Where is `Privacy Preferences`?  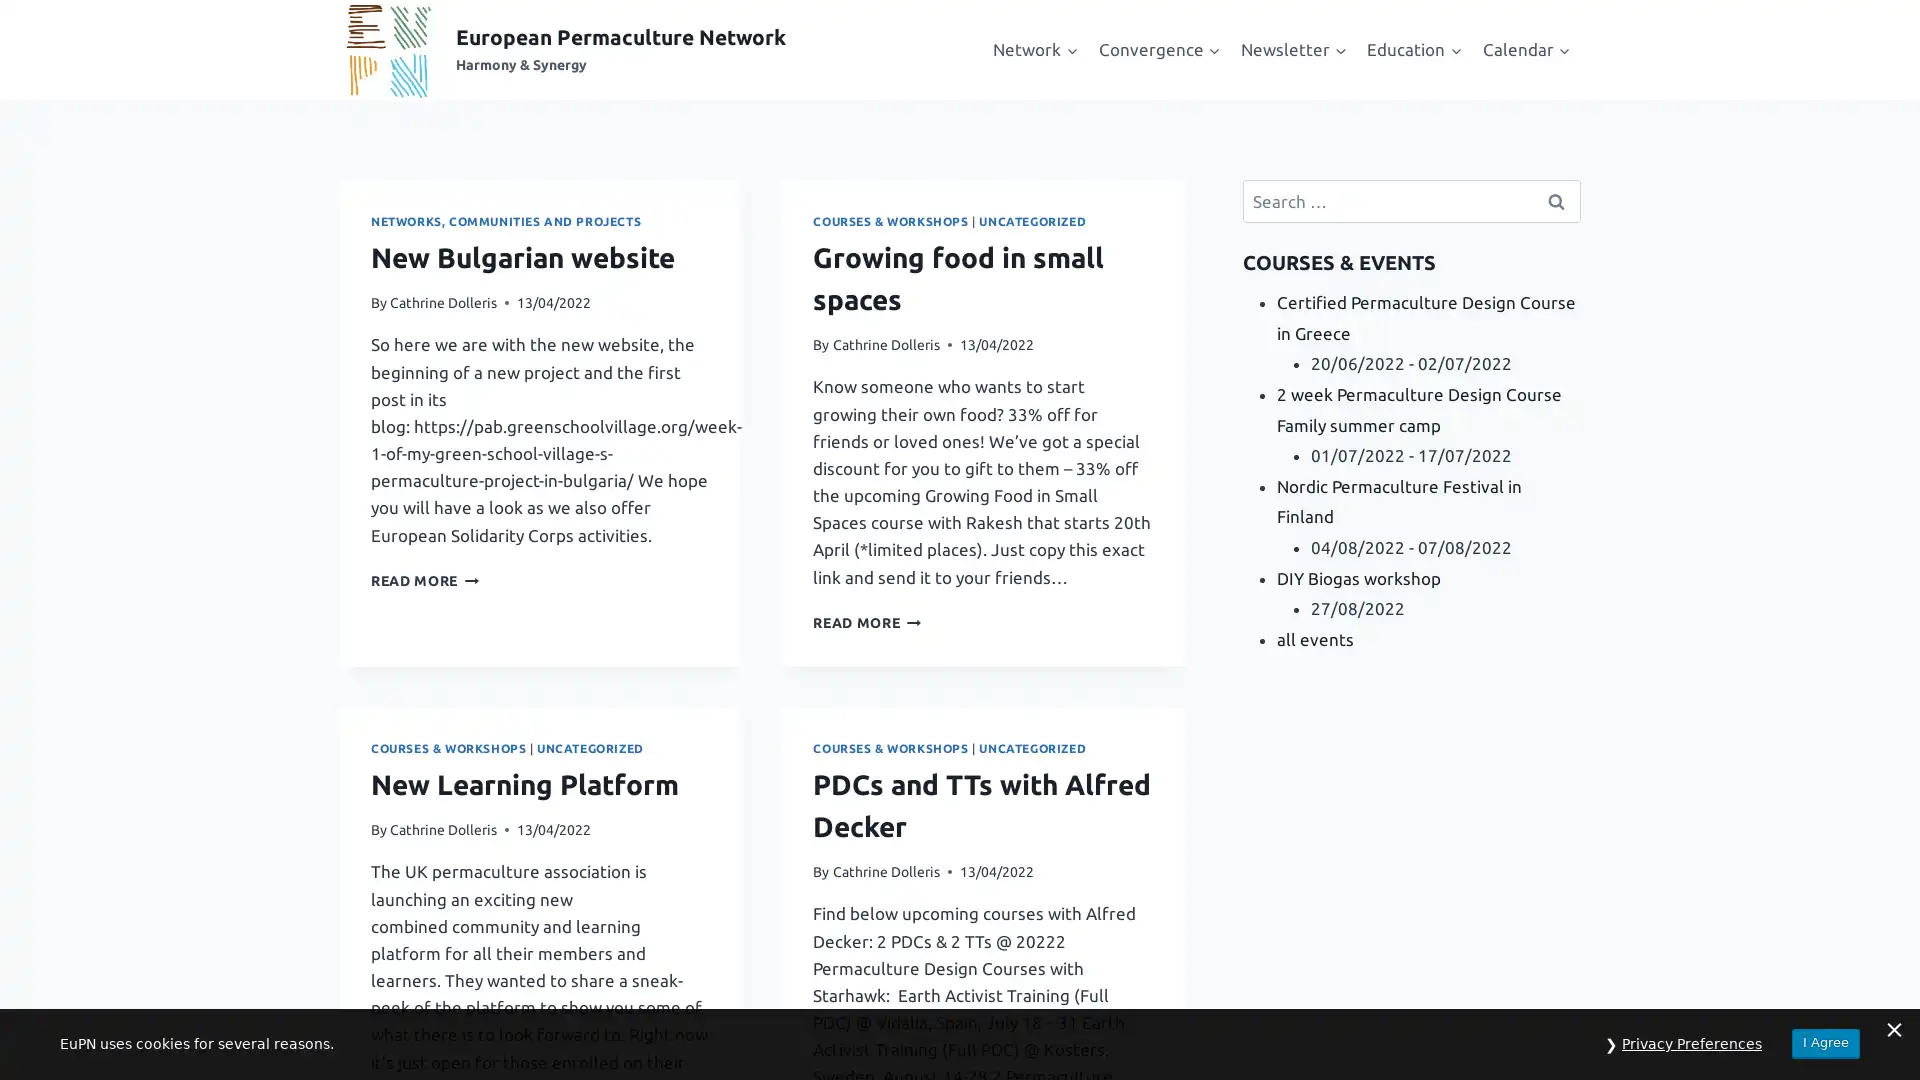 Privacy Preferences is located at coordinates (1691, 1043).